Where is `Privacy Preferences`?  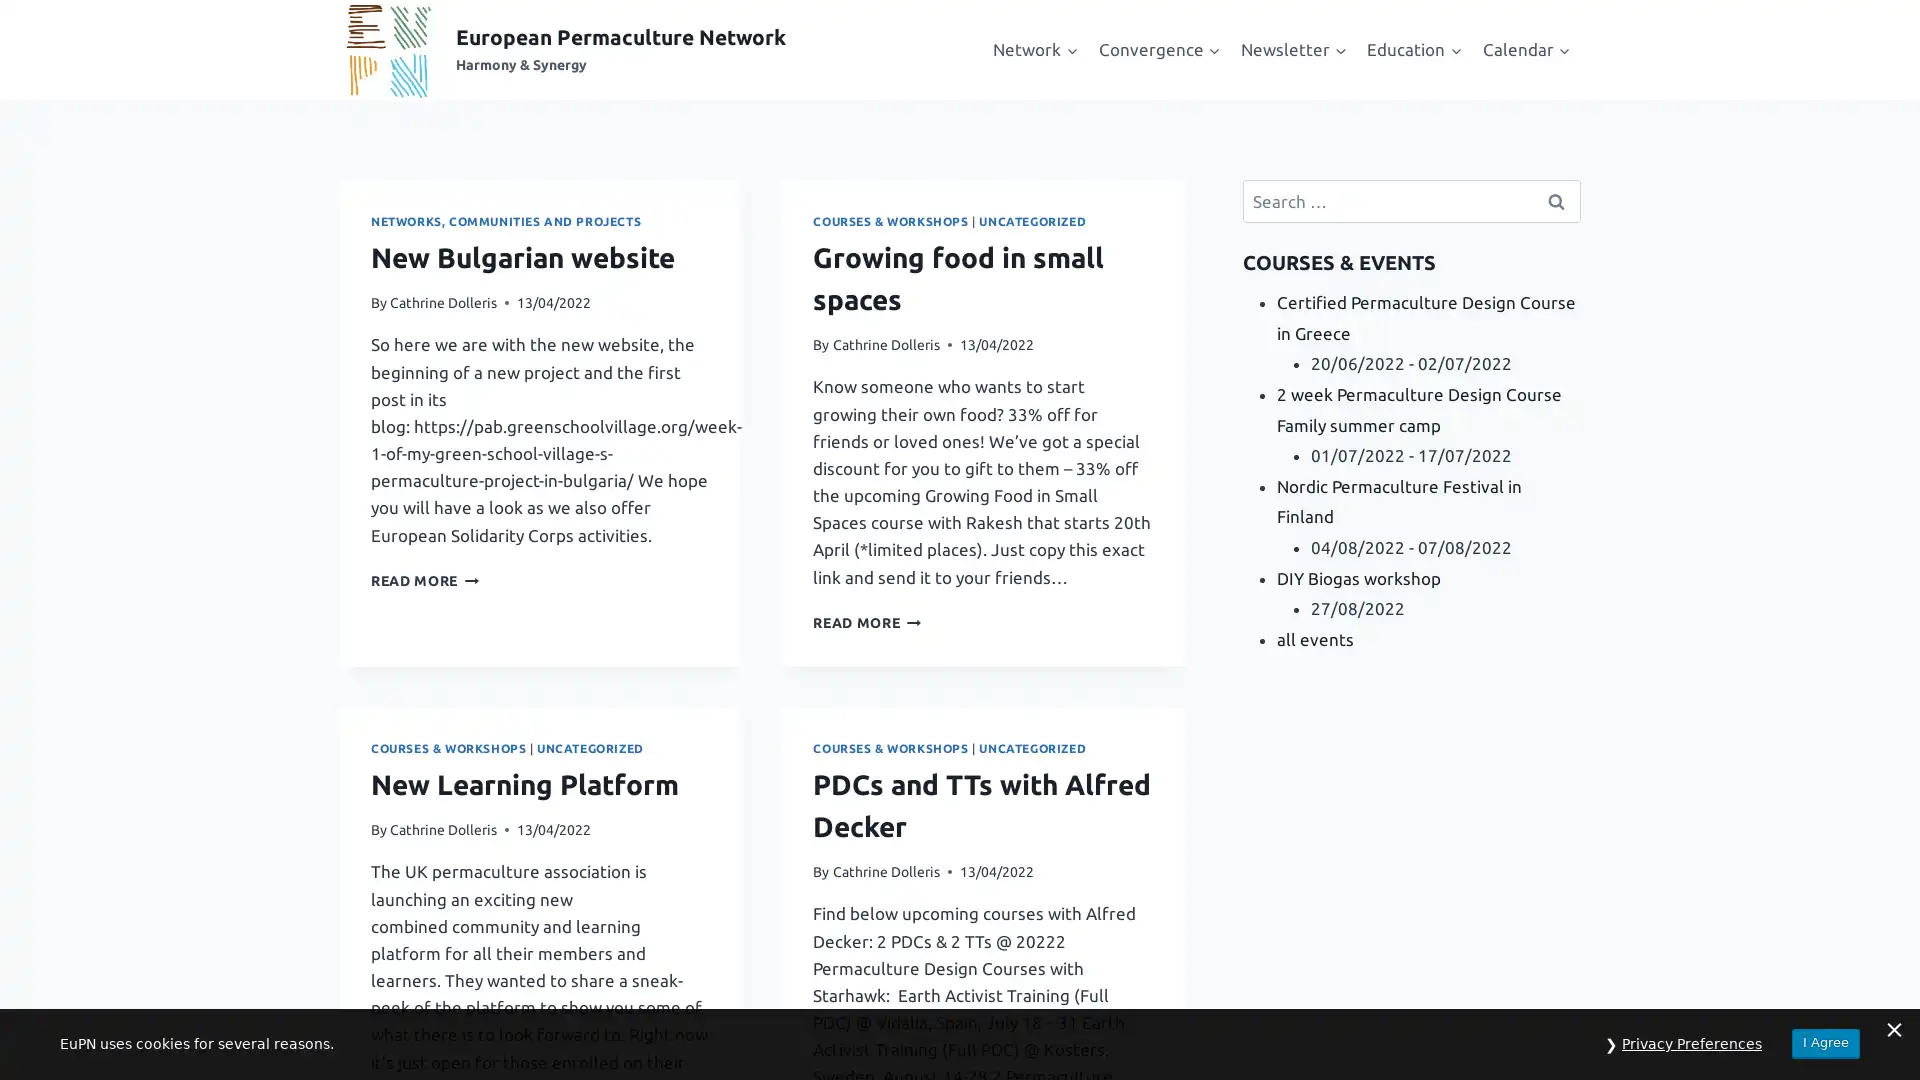 Privacy Preferences is located at coordinates (1691, 1043).